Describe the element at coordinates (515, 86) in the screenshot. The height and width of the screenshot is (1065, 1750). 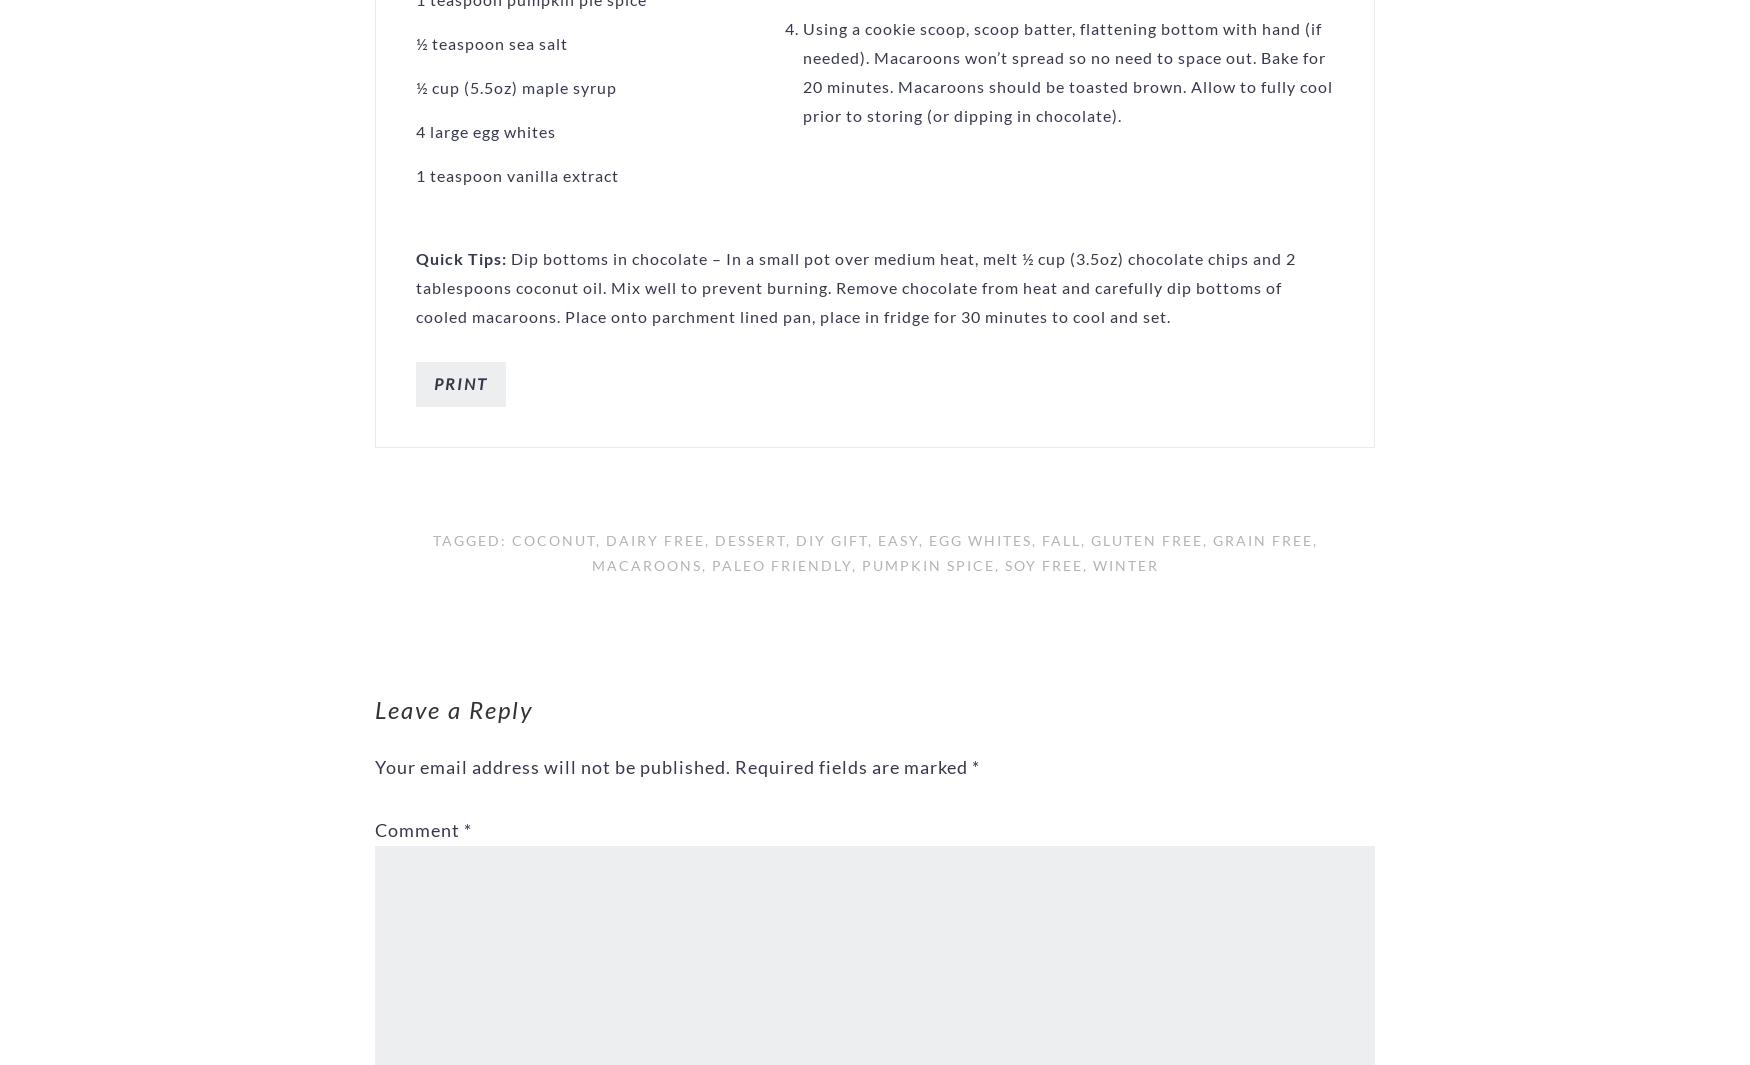
I see `'½ cup (5.5oz) maple syrup'` at that location.